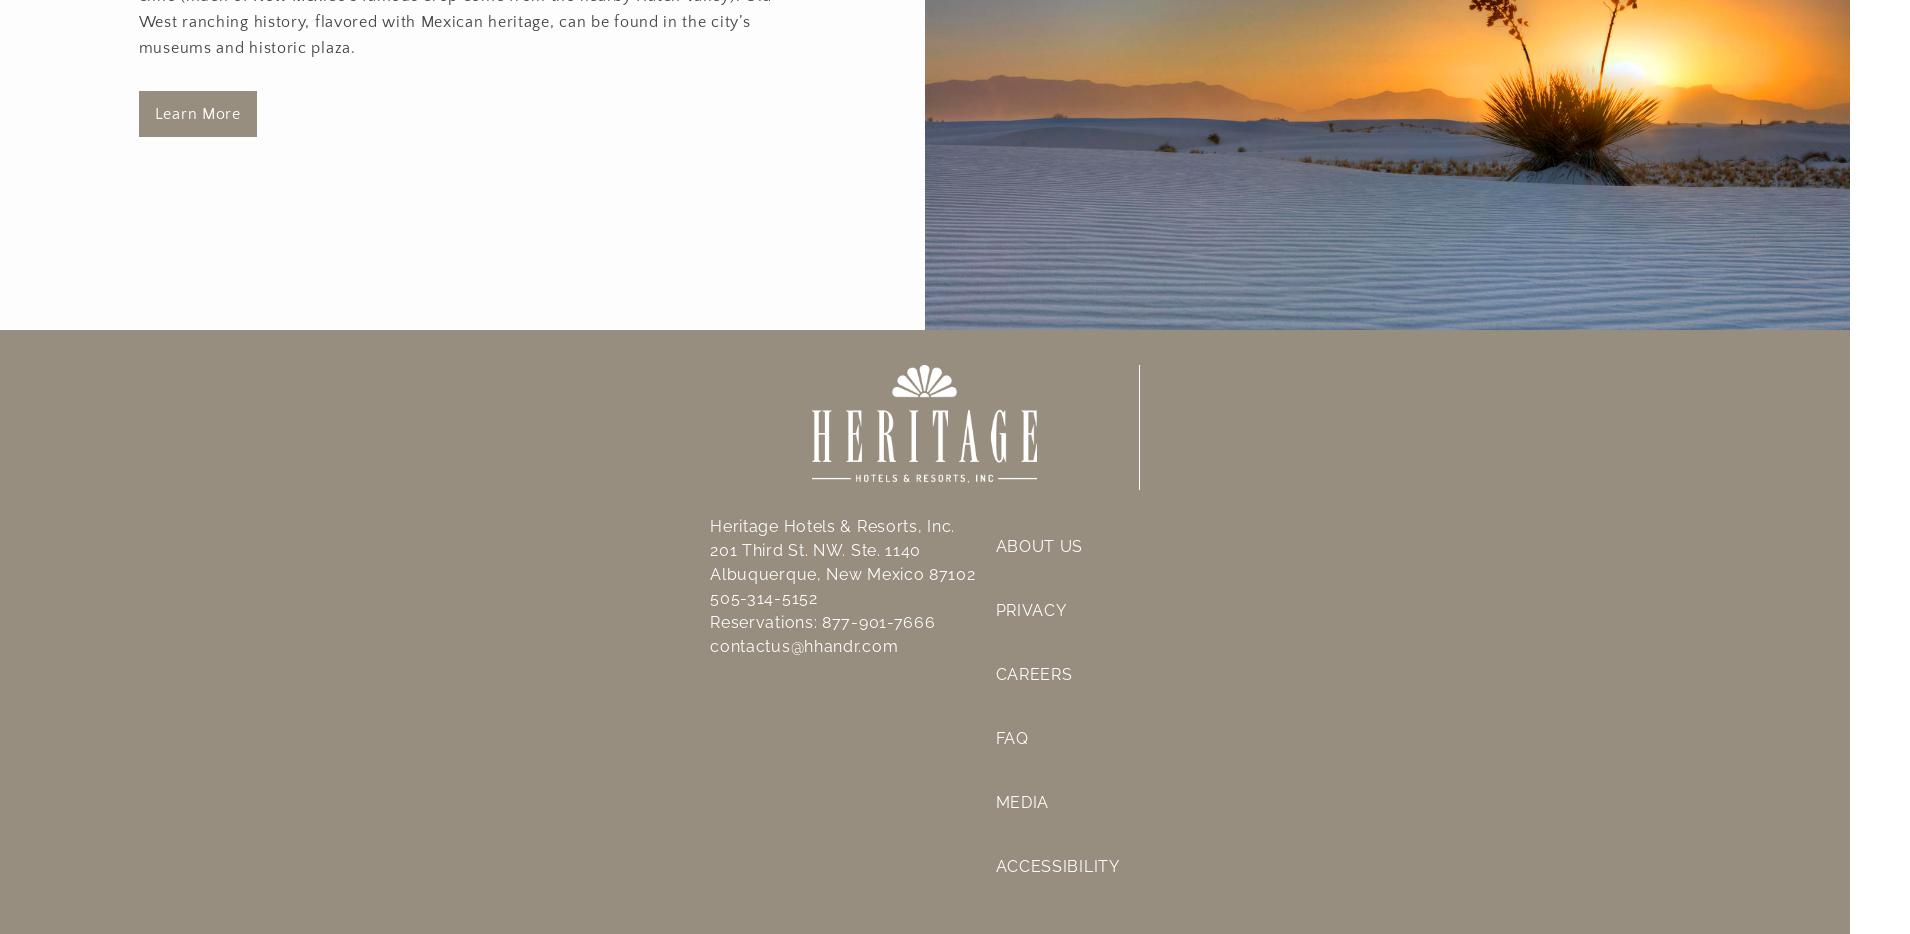 Image resolution: width=1910 pixels, height=934 pixels. Describe the element at coordinates (815, 549) in the screenshot. I see `'201 Third St. NW. Ste. 1140'` at that location.